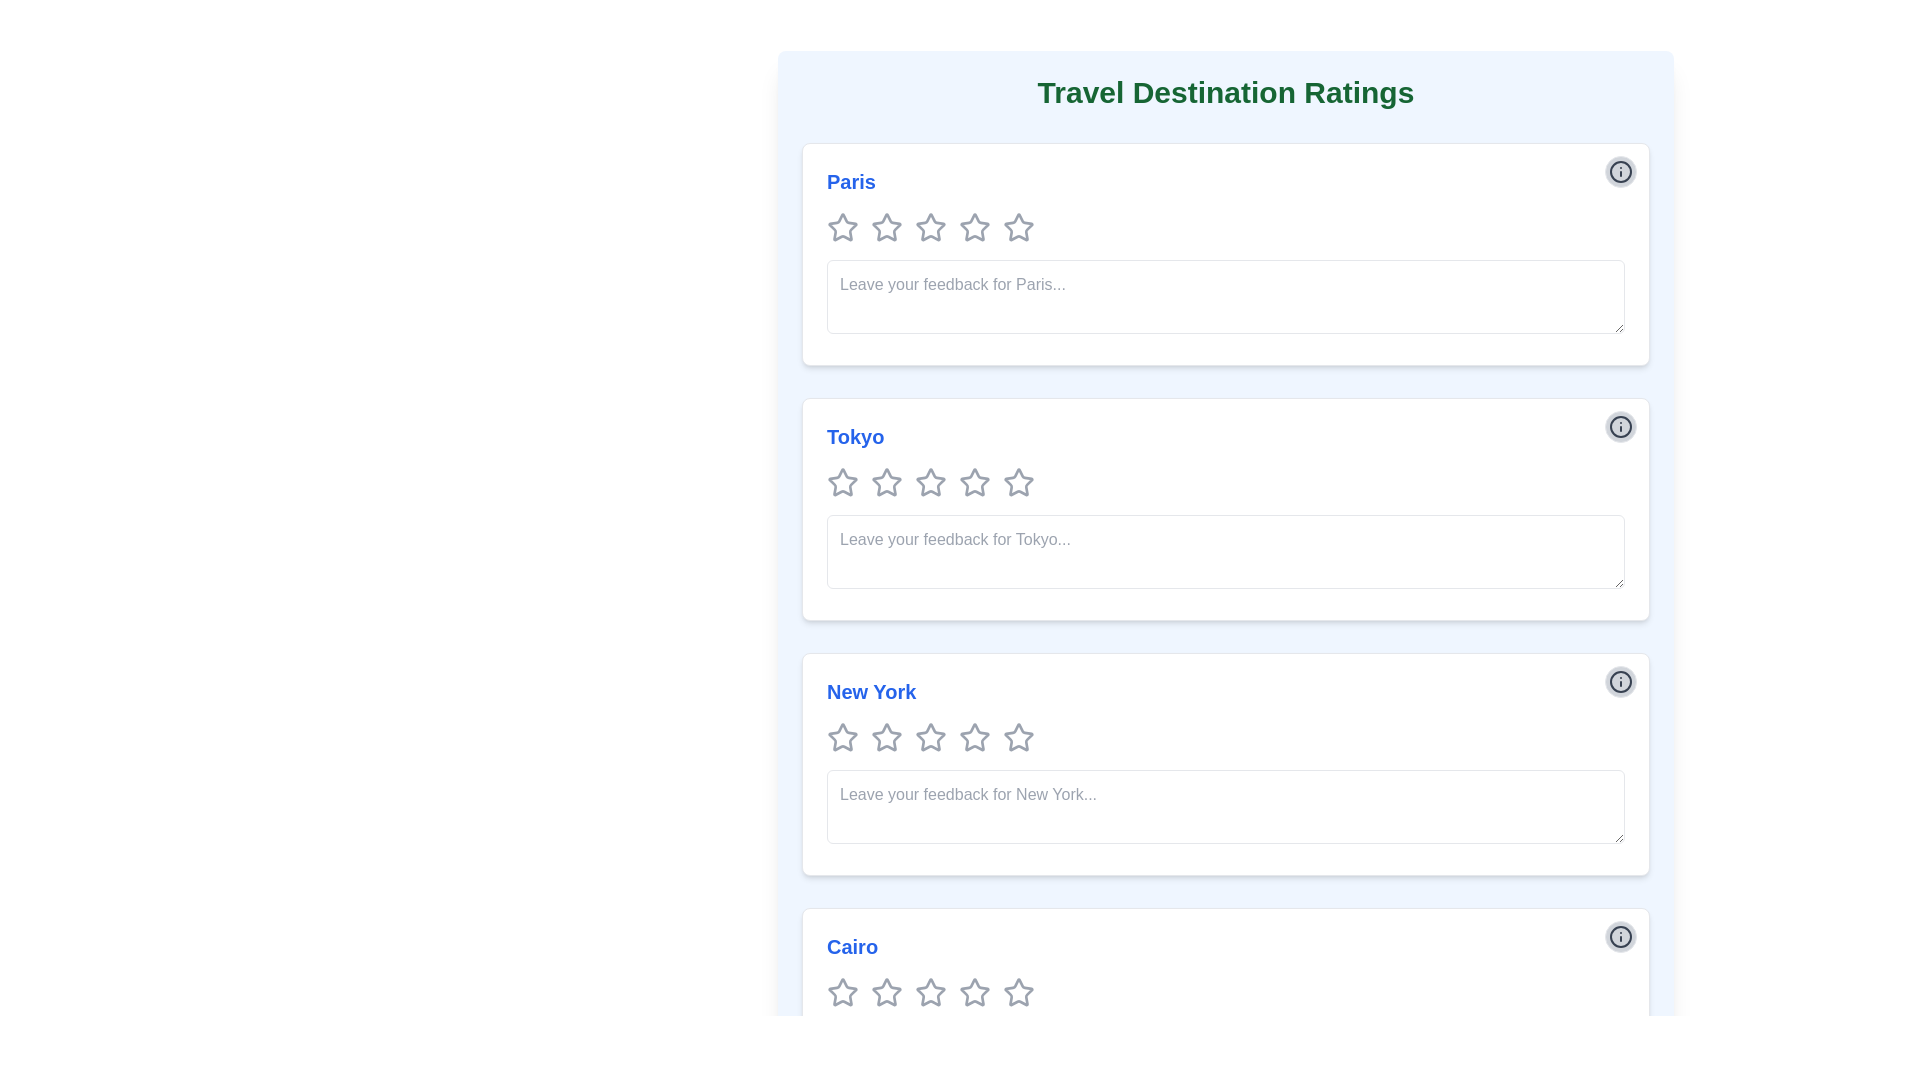 Image resolution: width=1920 pixels, height=1080 pixels. I want to click on the second star-shaped graphical element in the rating input component for the 'Tokyo' destination to indicate a potential rating, so click(886, 482).